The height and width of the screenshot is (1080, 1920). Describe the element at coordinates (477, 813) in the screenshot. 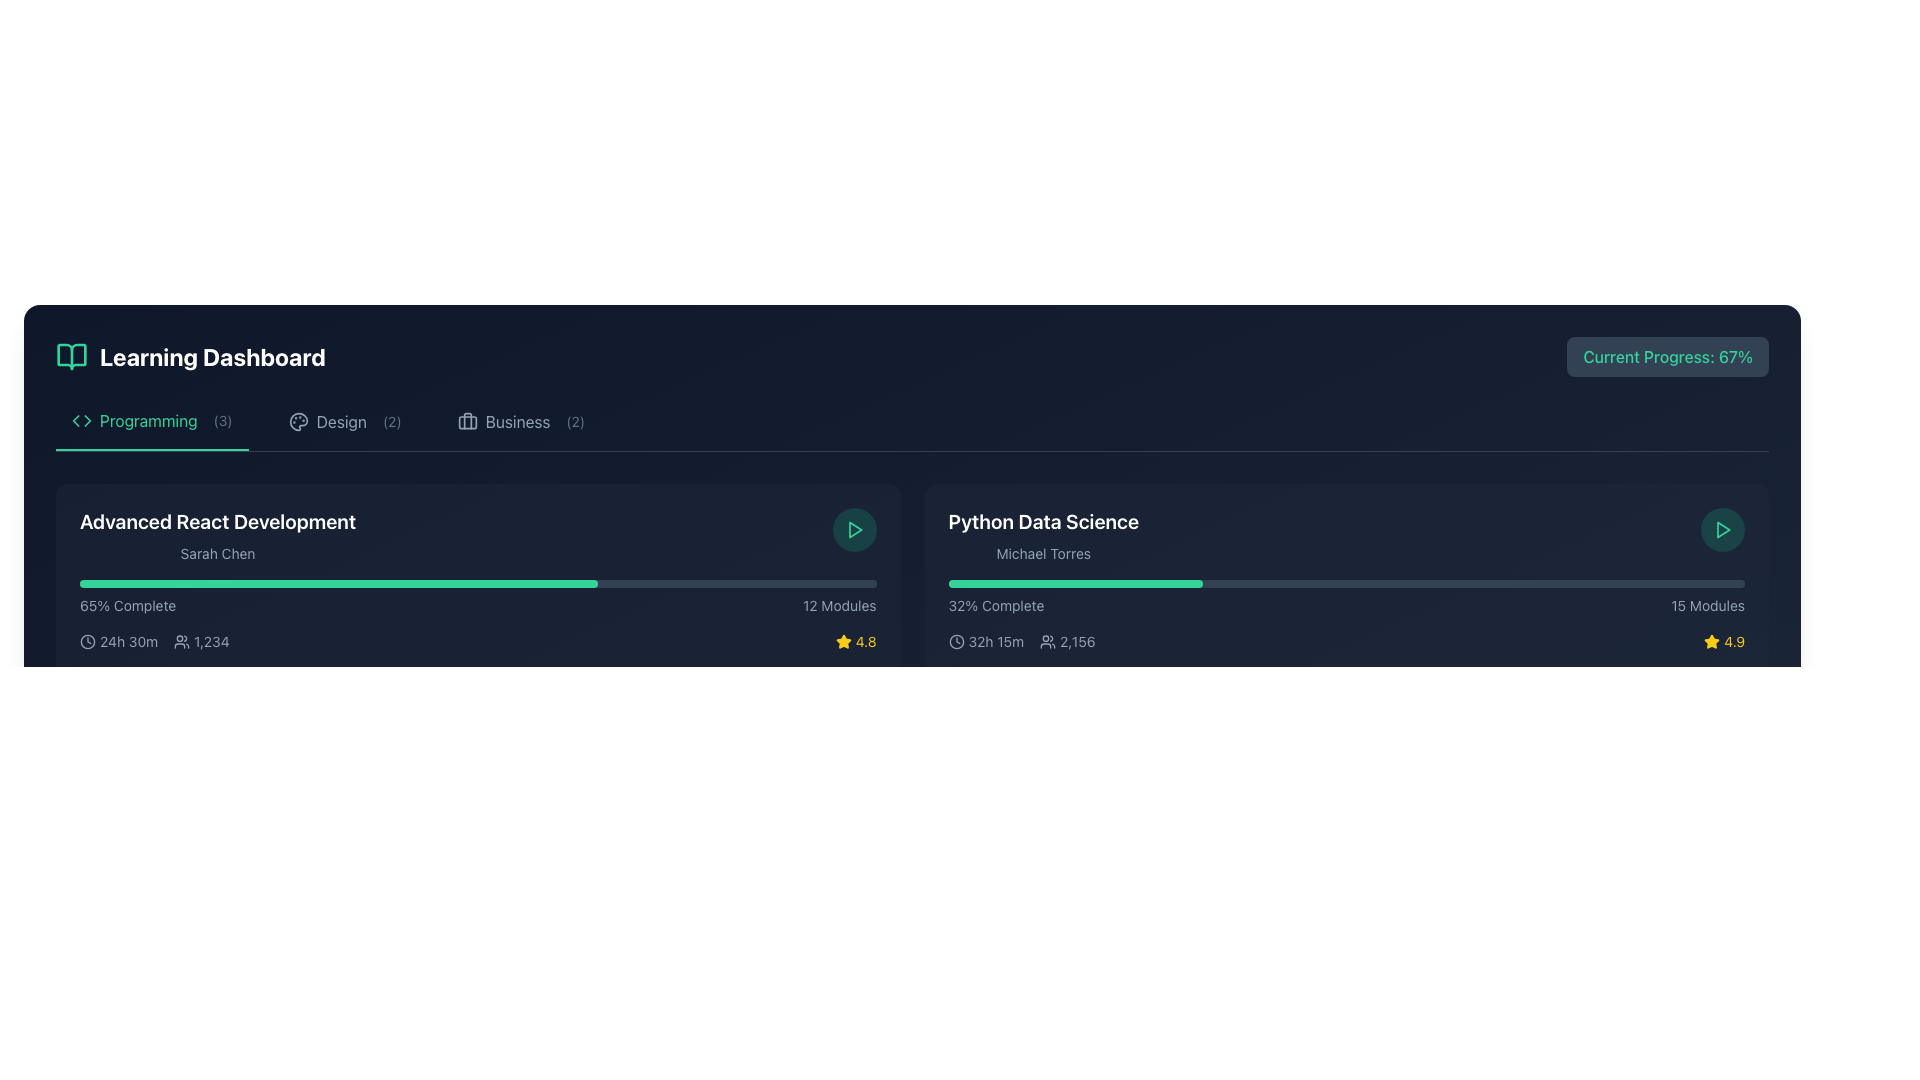

I see `the progress bar displaying '89% Complete' and '14 Modules'` at that location.